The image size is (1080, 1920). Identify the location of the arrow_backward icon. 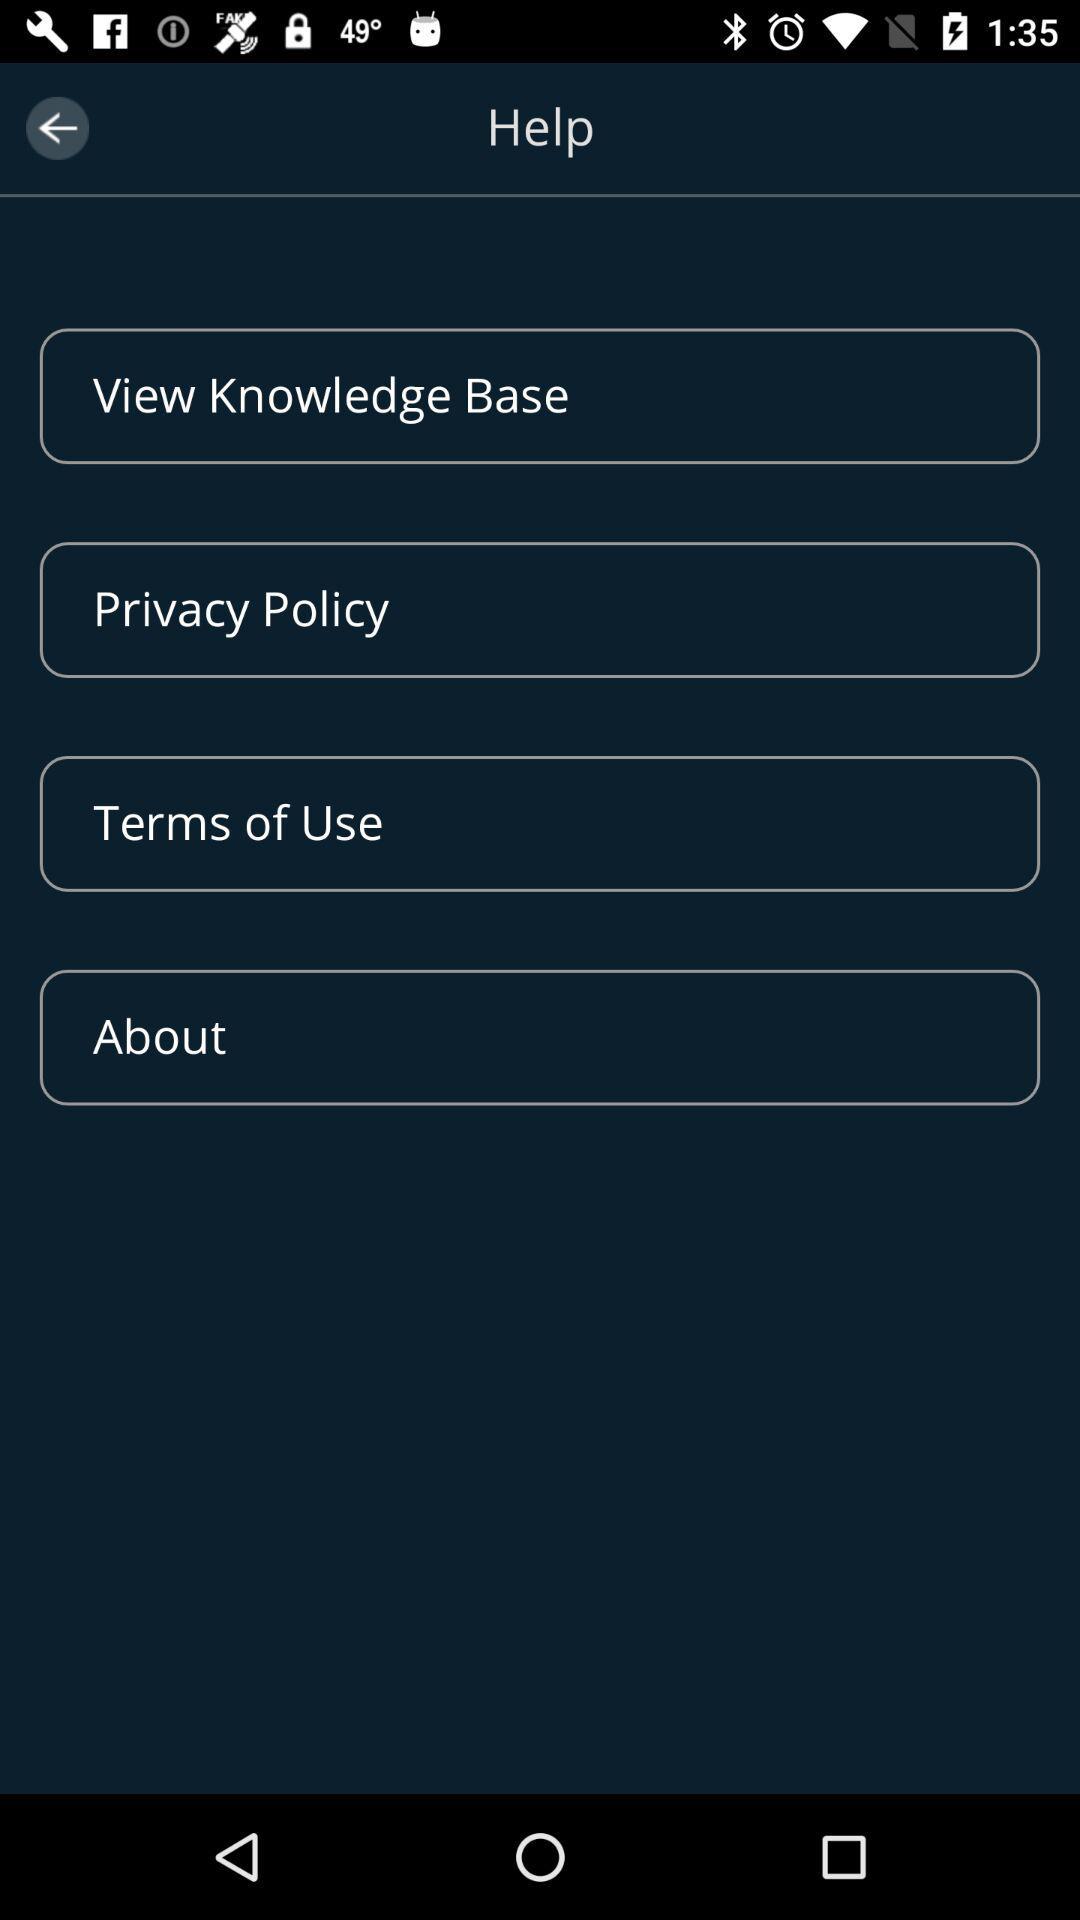
(56, 127).